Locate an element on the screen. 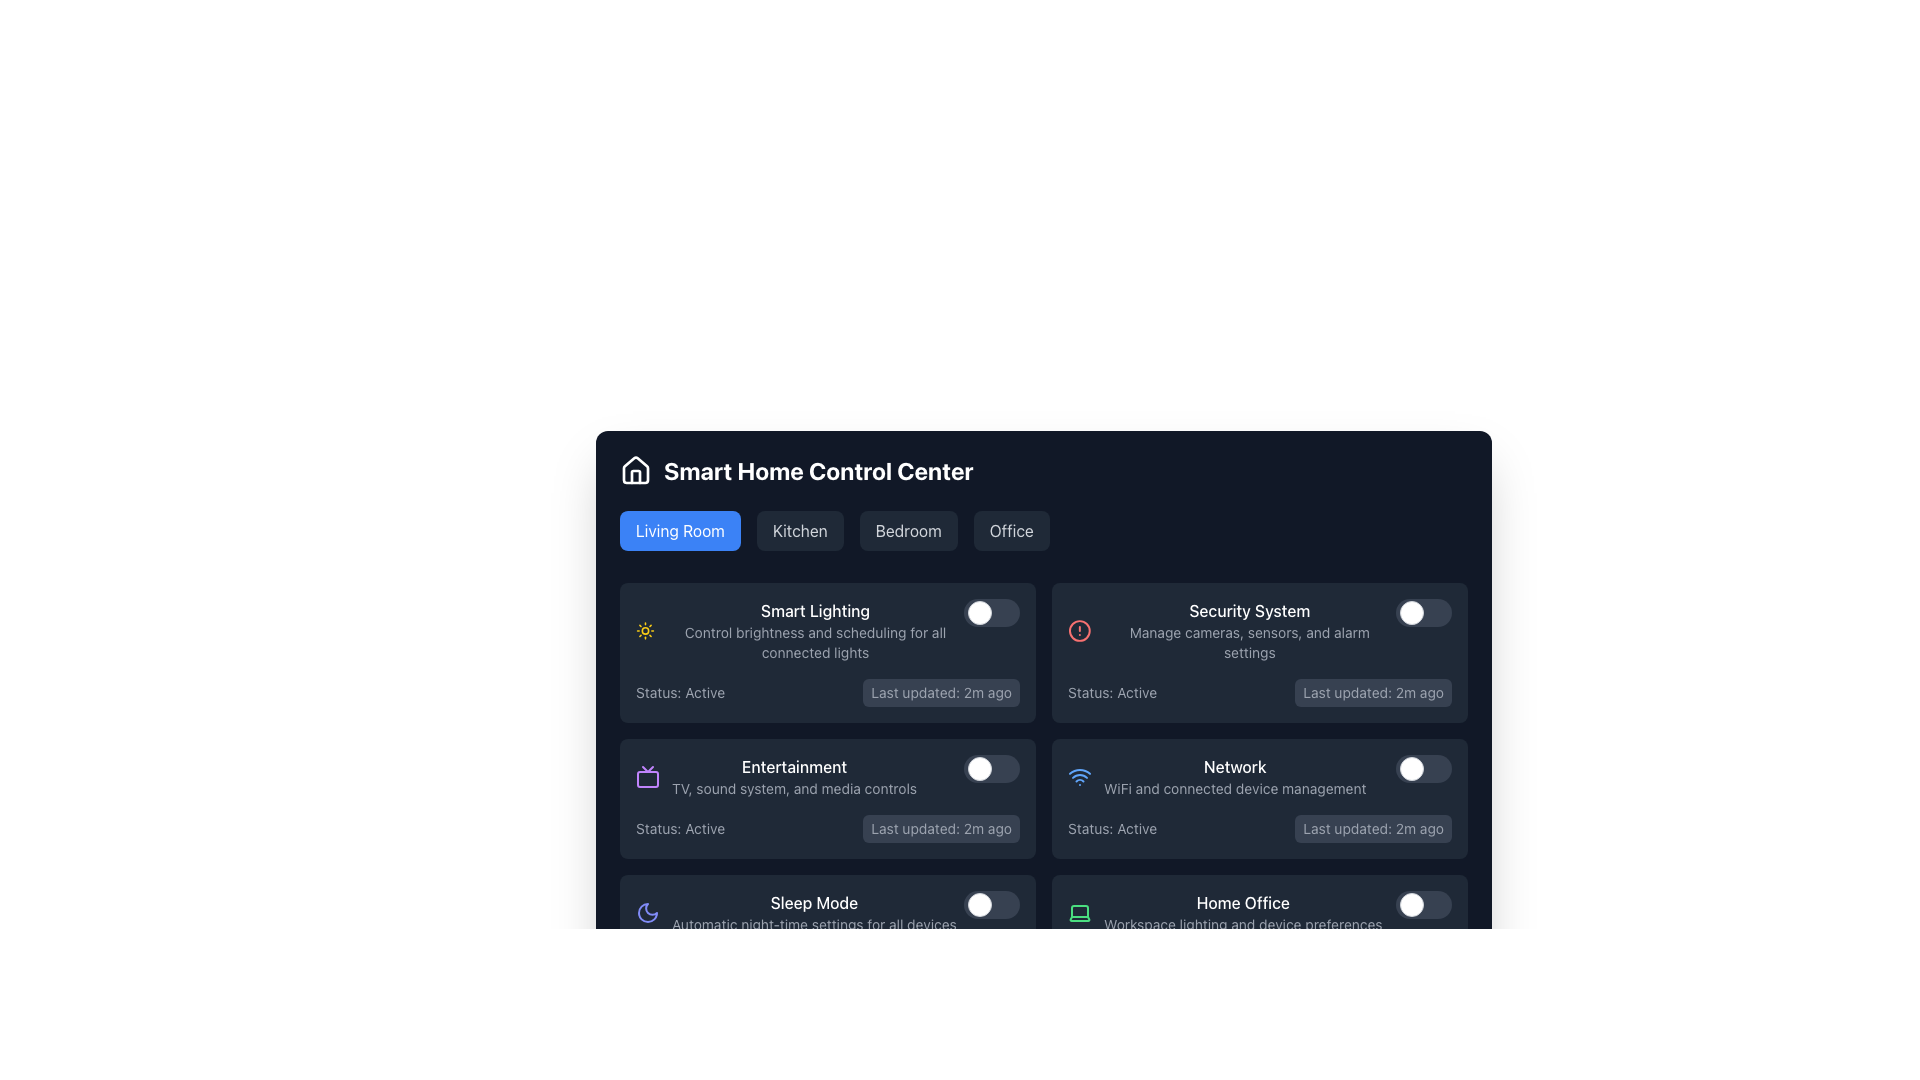 Image resolution: width=1920 pixels, height=1080 pixels. the 'Security System' text display element, which features a bold white title and a gray subtitle, located on a dark blue card-like interface in the second card of the second column is located at coordinates (1248, 631).